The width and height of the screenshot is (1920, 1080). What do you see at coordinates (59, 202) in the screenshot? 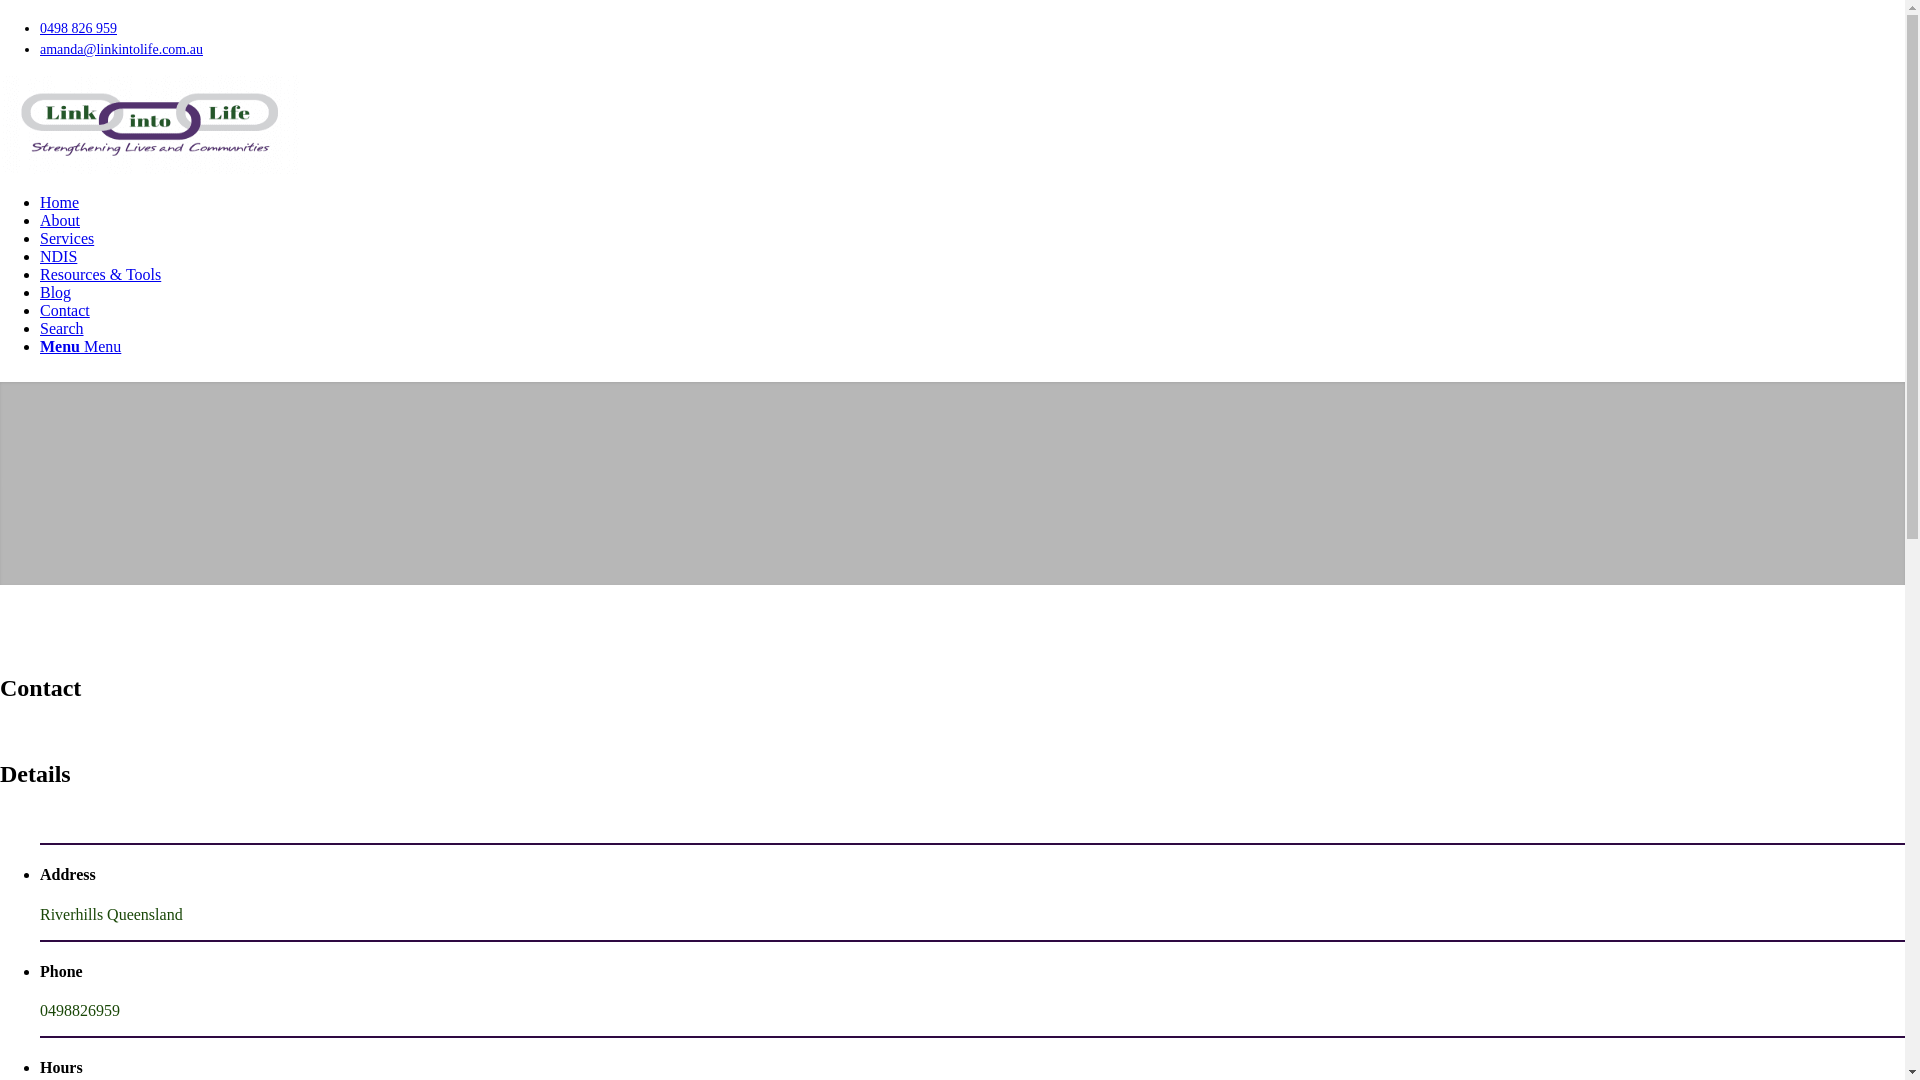
I see `'Home'` at bounding box center [59, 202].